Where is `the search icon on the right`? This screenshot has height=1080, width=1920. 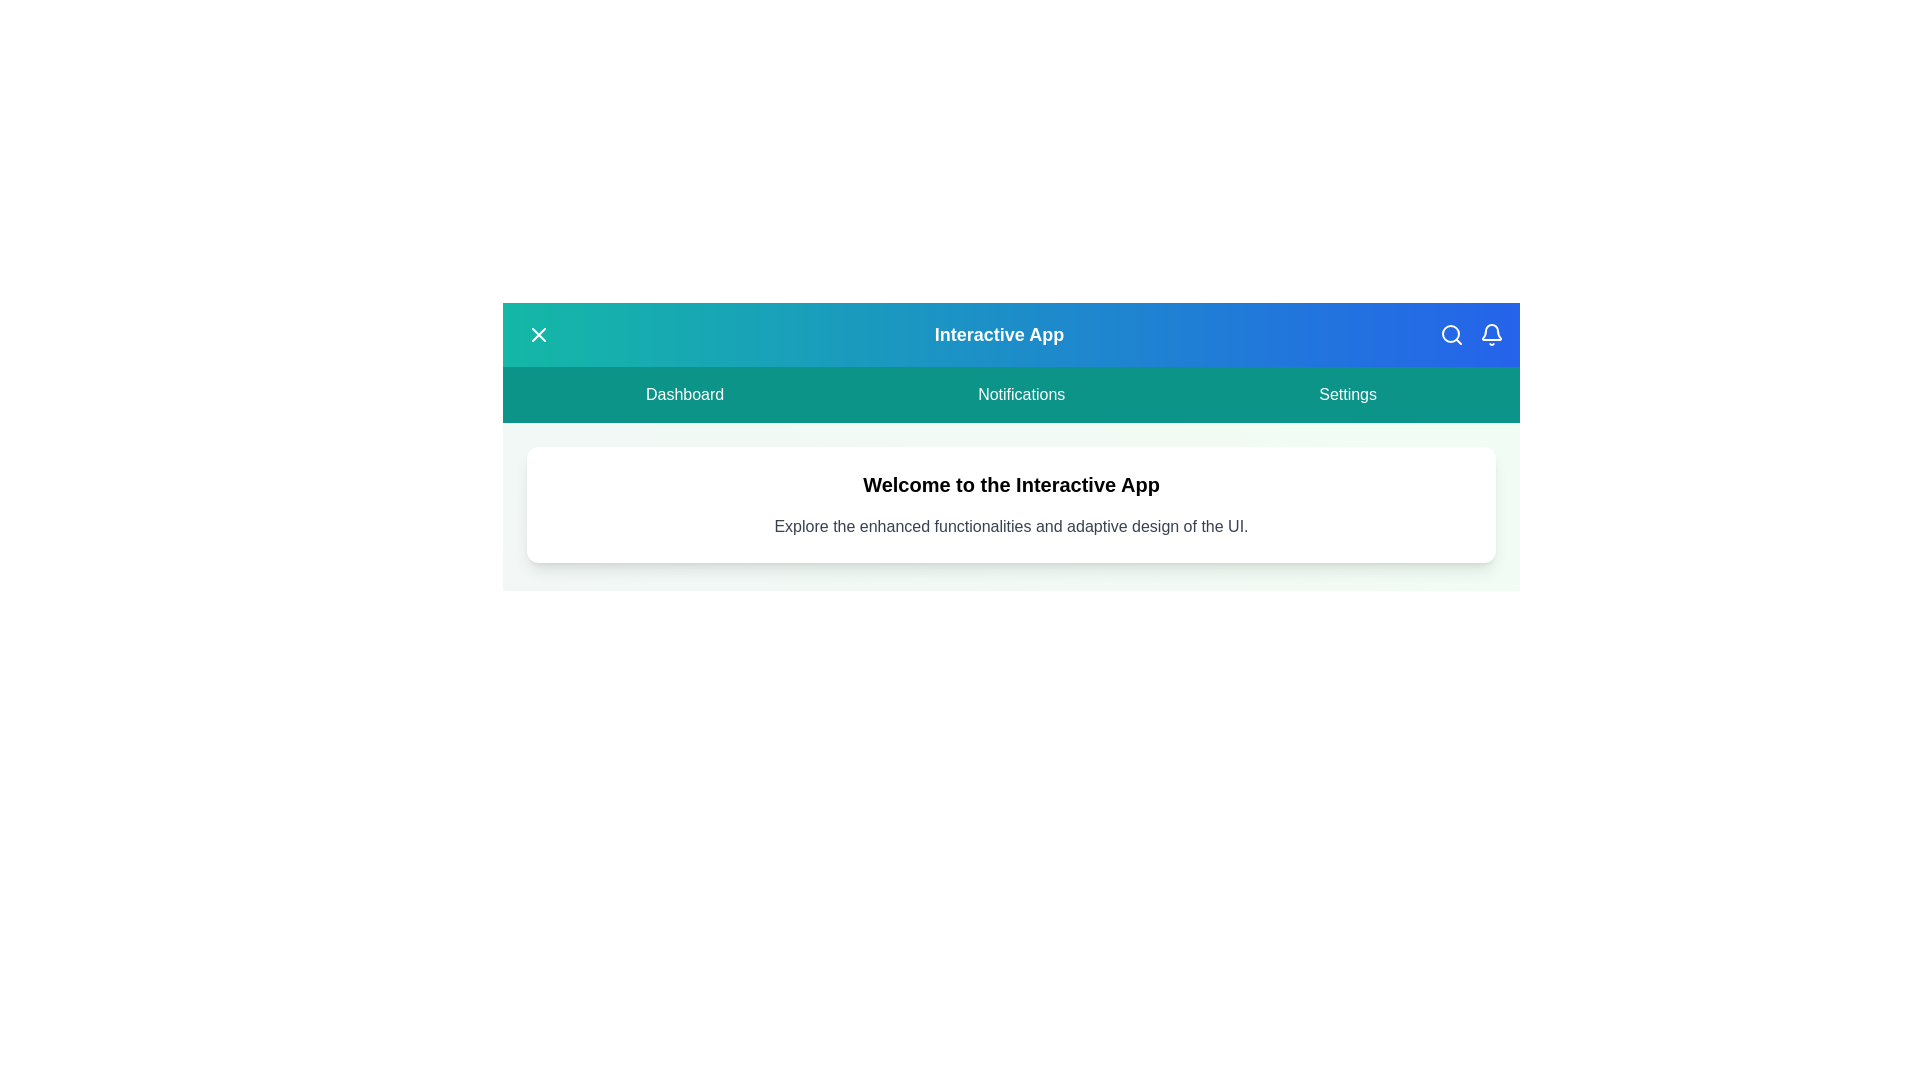 the search icon on the right is located at coordinates (1451, 334).